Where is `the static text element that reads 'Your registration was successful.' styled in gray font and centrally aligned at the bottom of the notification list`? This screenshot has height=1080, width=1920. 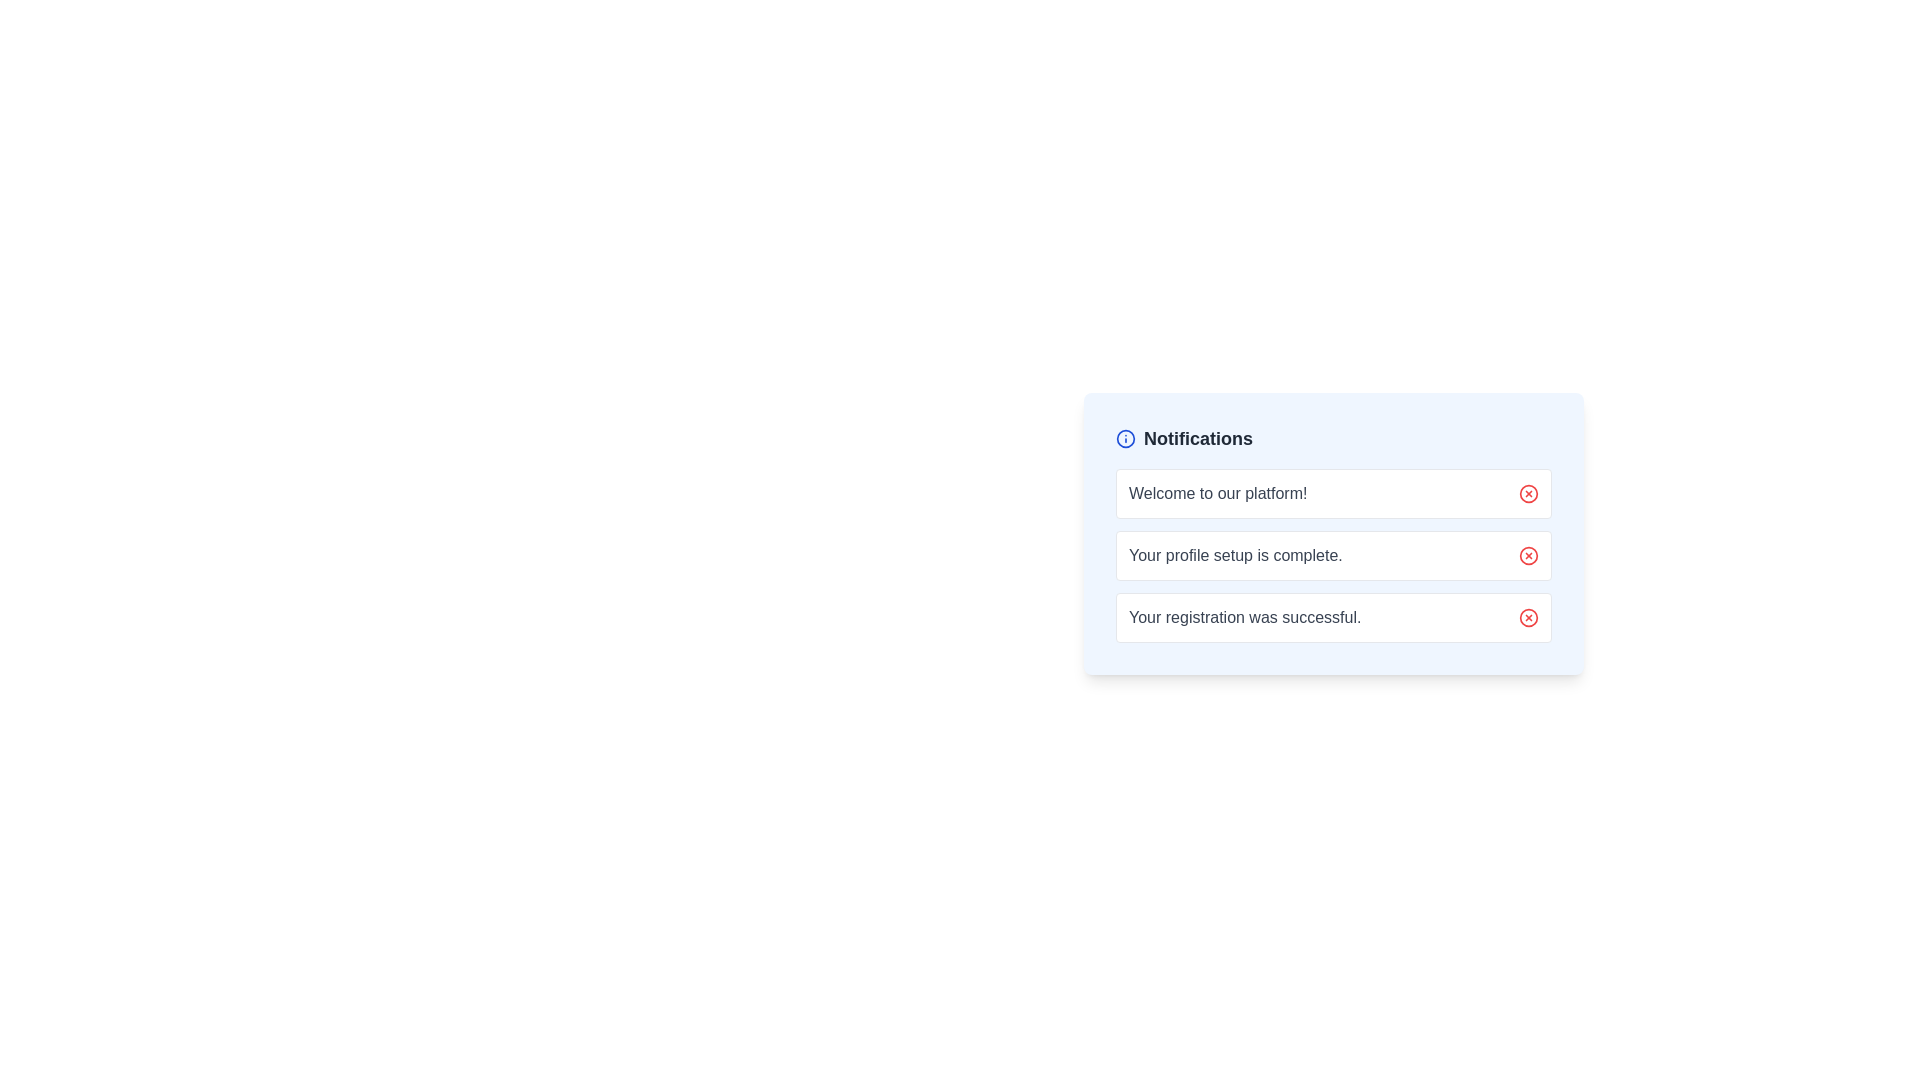 the static text element that reads 'Your registration was successful.' styled in gray font and centrally aligned at the bottom of the notification list is located at coordinates (1244, 616).